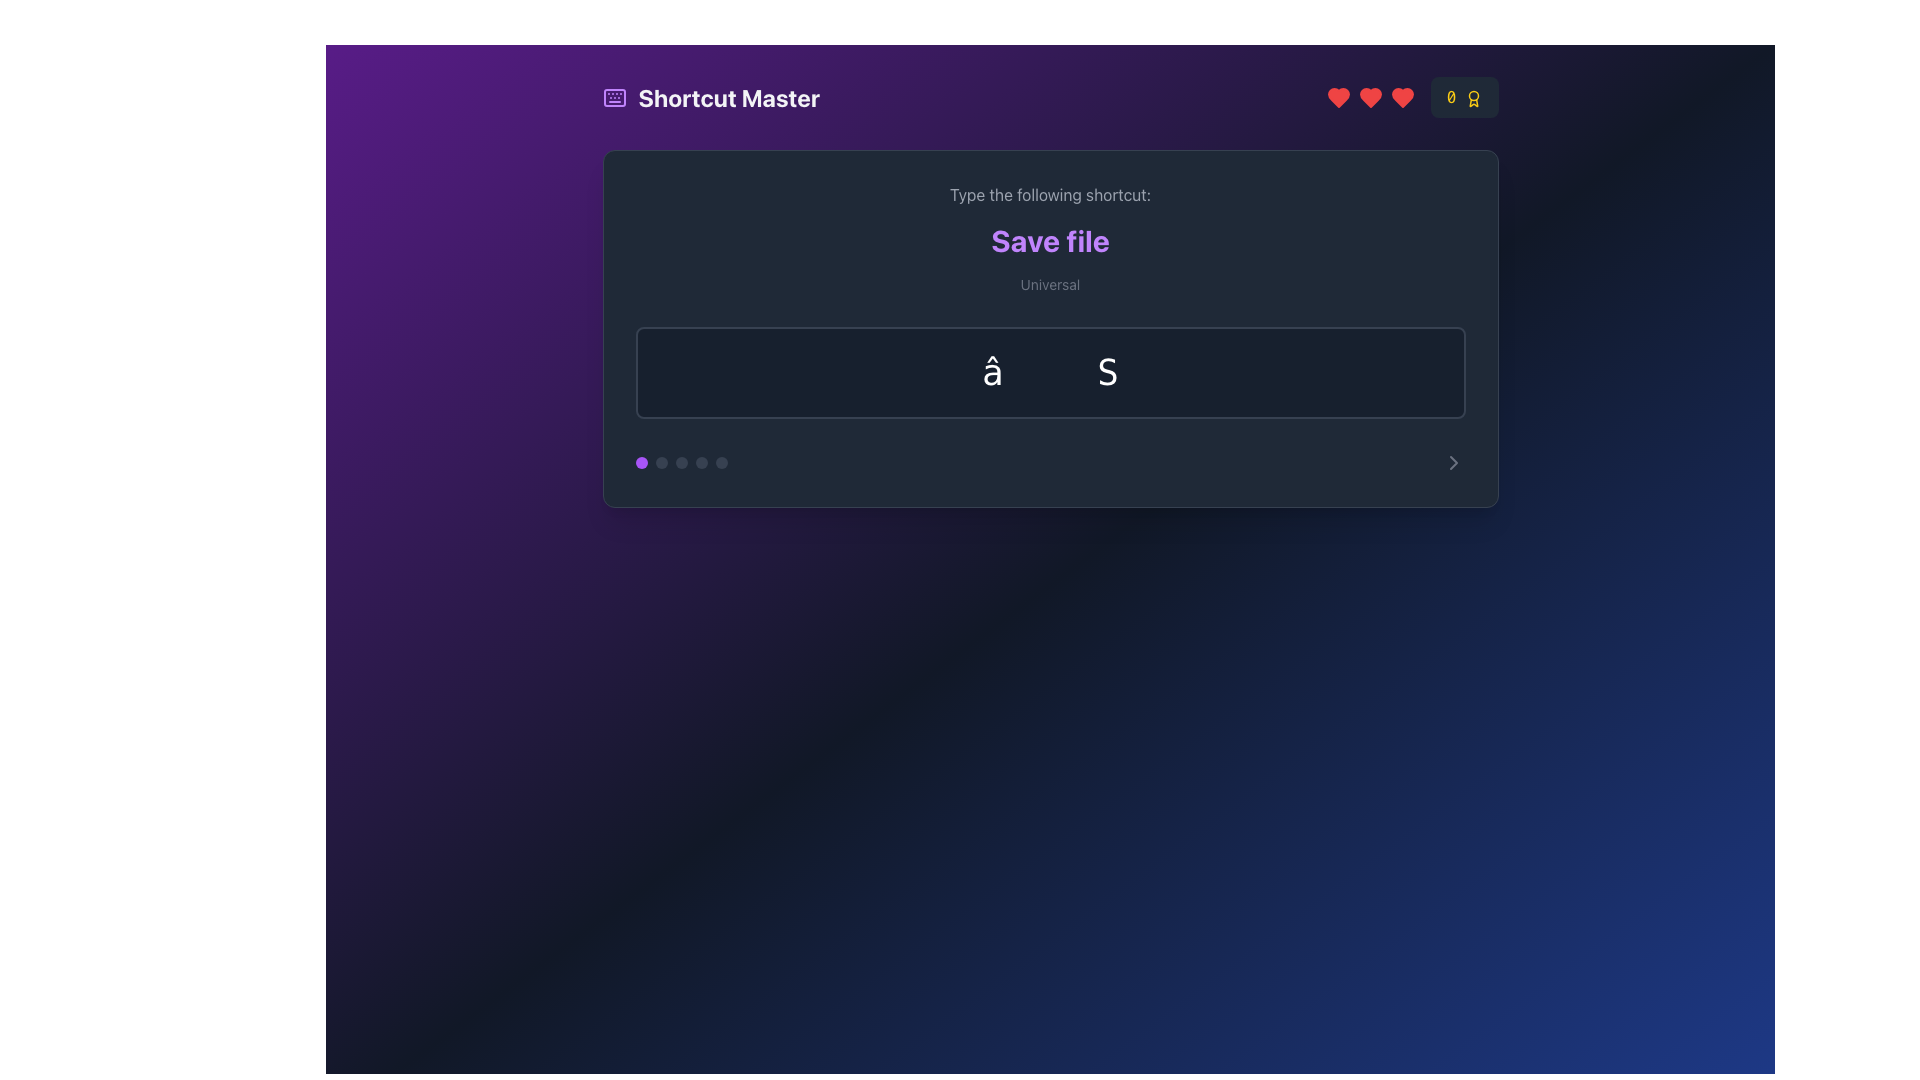  What do you see at coordinates (641, 462) in the screenshot?
I see `the first indicator dot in the horizontal sequence of five circles located at the bottom left of the dark central card` at bounding box center [641, 462].